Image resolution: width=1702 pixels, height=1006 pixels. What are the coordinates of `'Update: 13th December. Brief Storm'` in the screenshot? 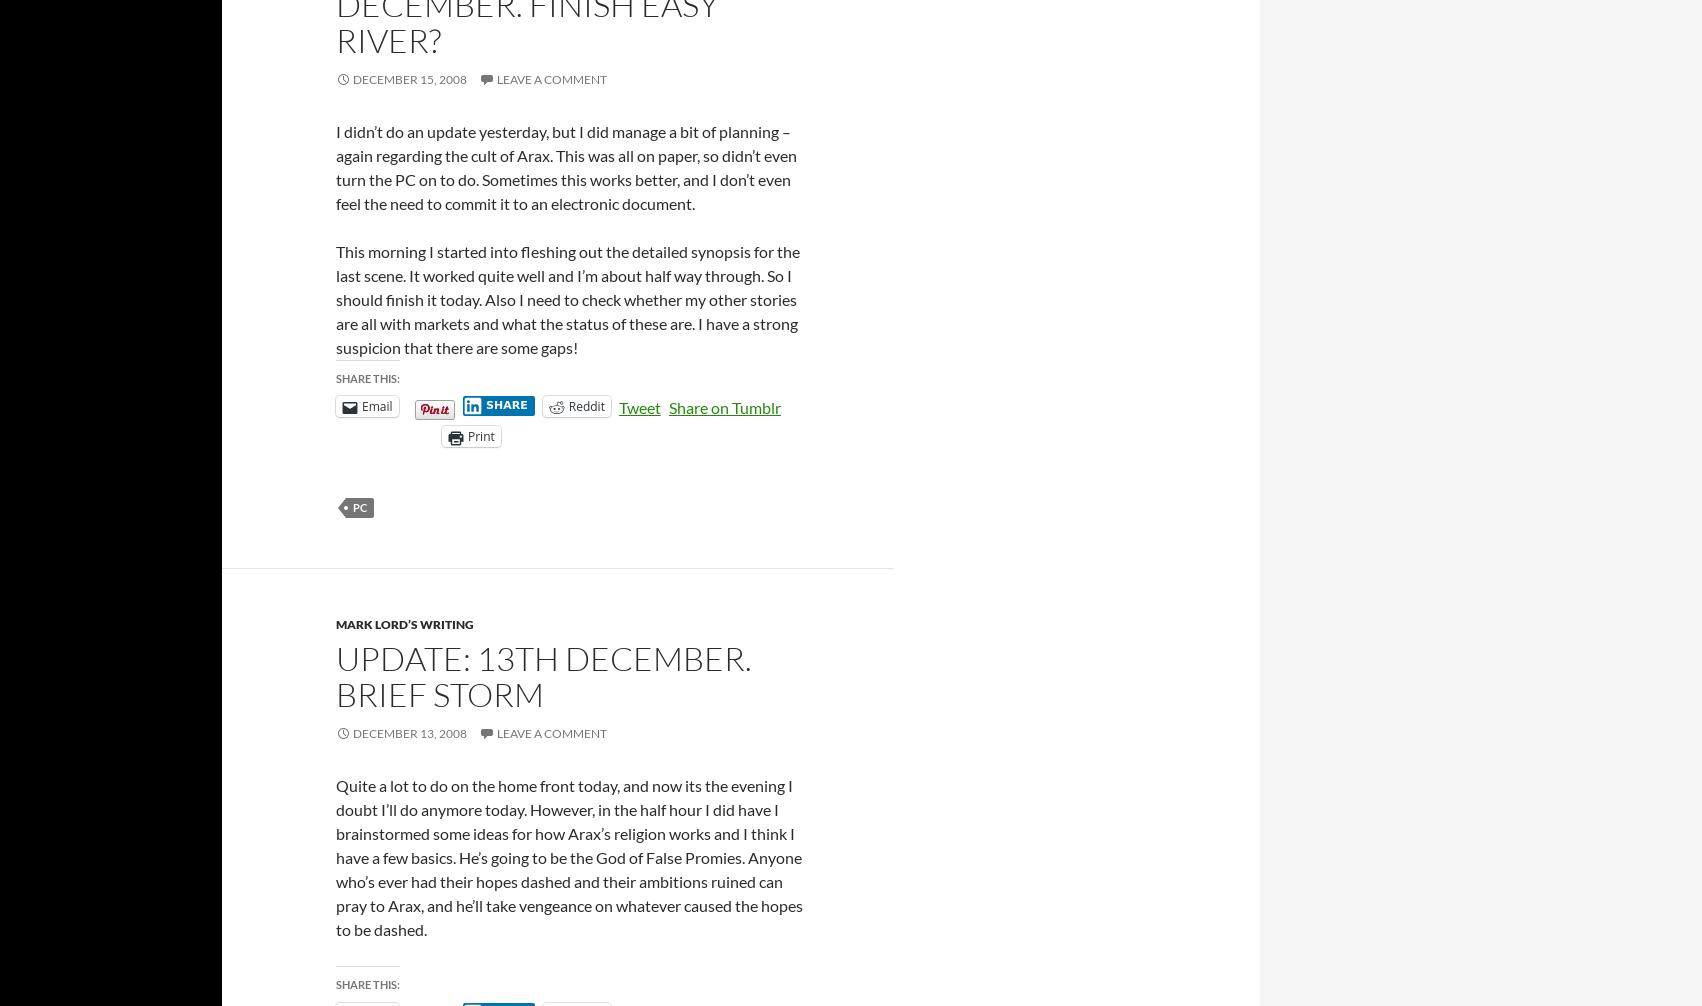 It's located at (542, 676).